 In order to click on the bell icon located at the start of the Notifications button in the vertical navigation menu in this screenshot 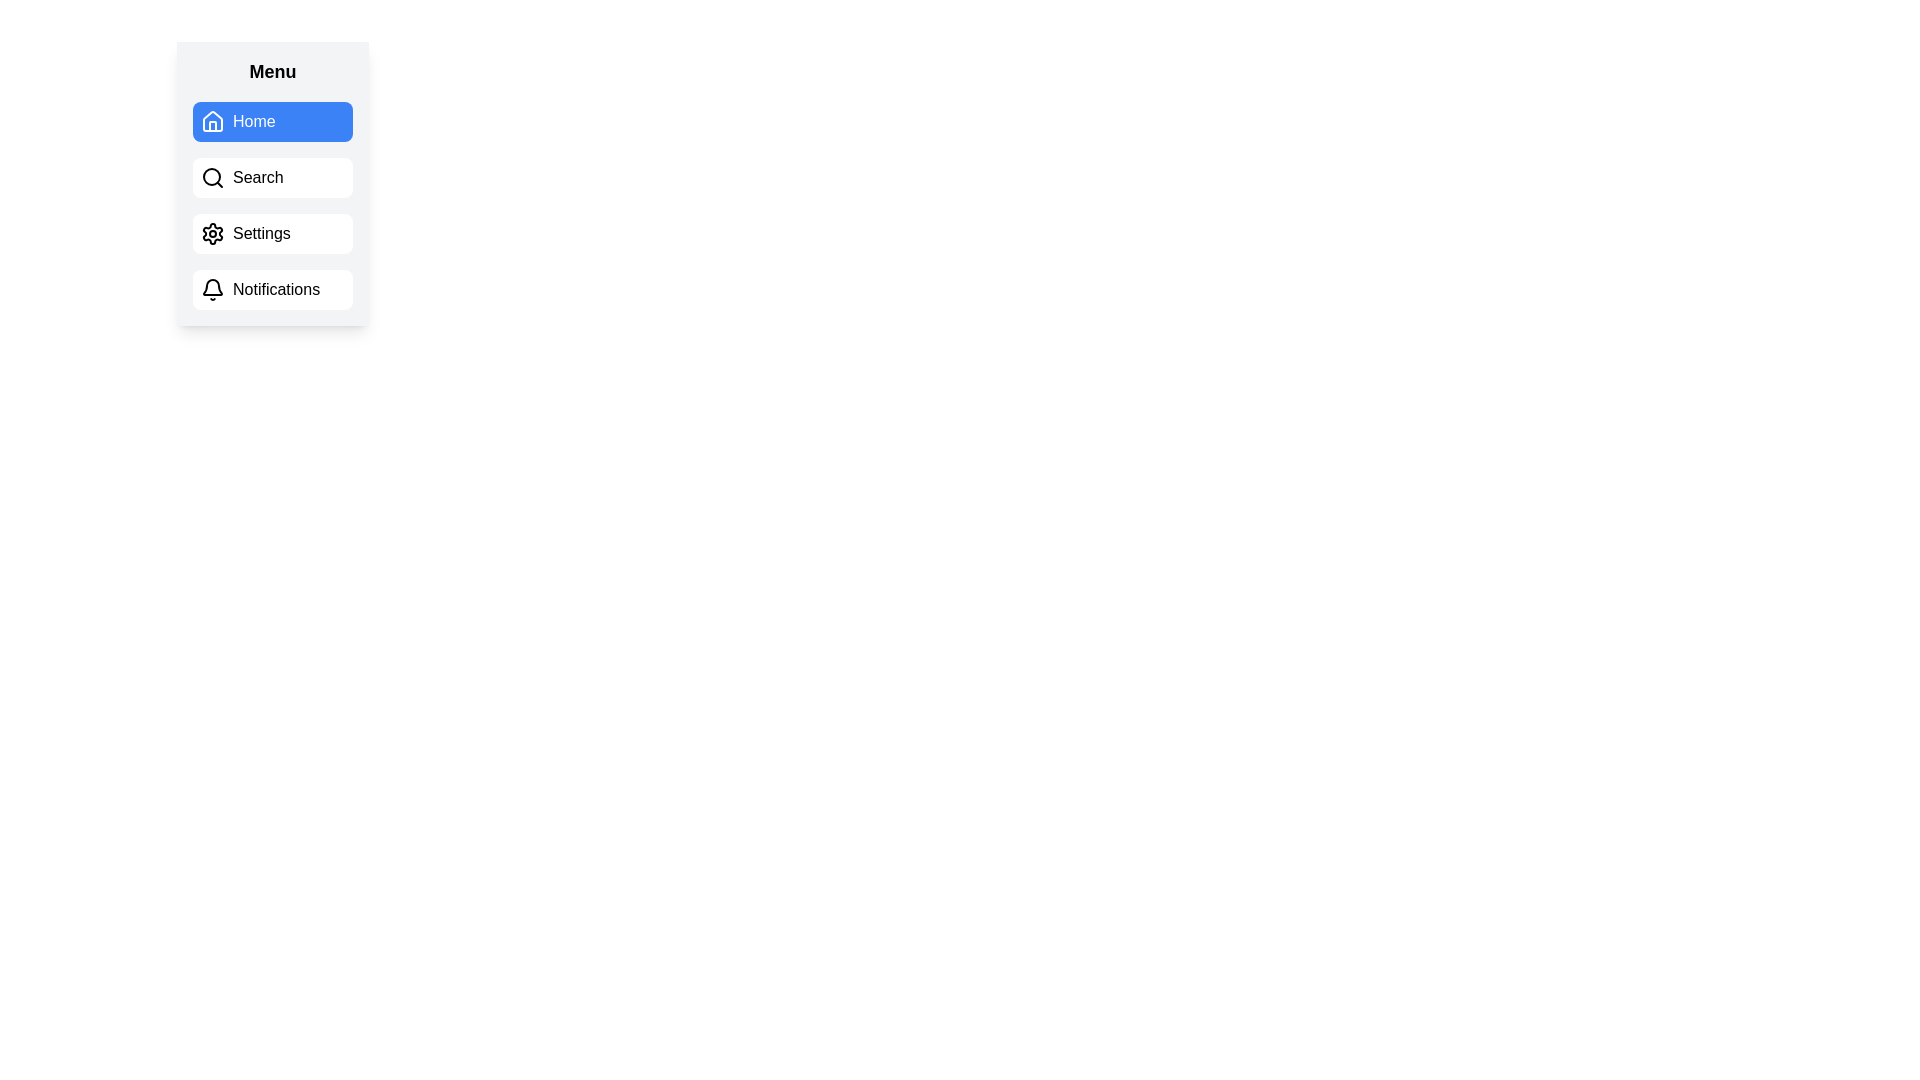, I will do `click(212, 289)`.